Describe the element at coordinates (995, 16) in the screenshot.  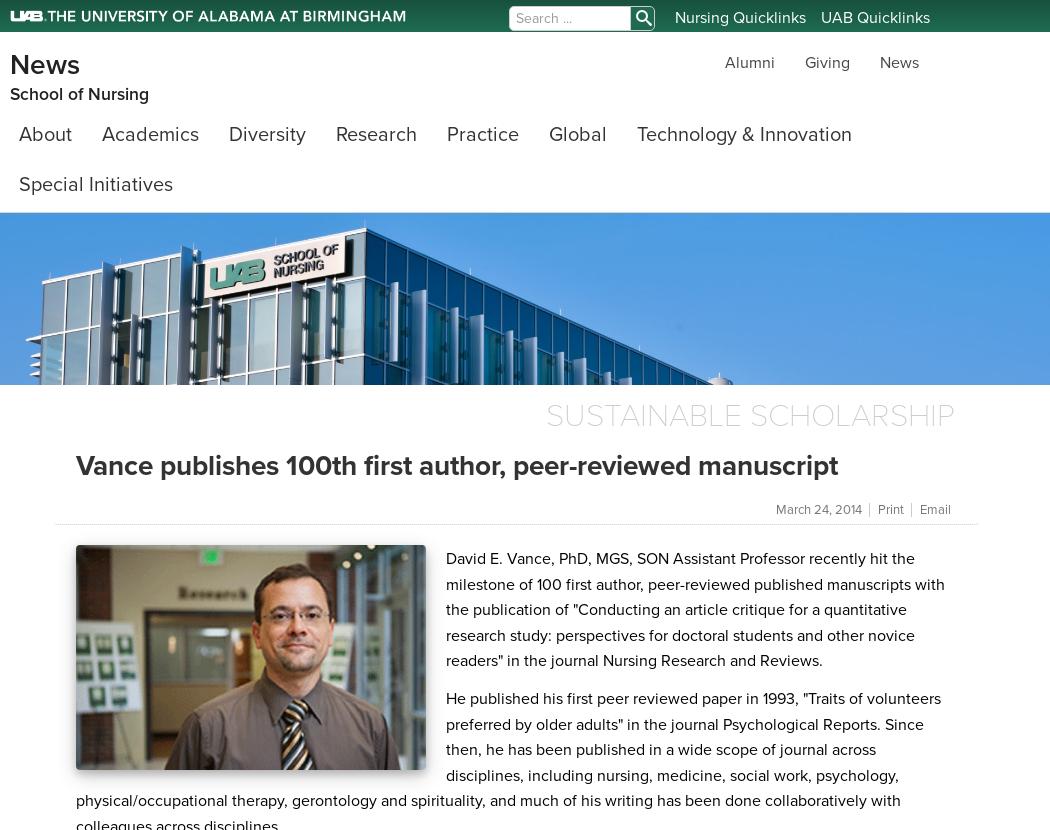
I see `'frontend login'` at that location.